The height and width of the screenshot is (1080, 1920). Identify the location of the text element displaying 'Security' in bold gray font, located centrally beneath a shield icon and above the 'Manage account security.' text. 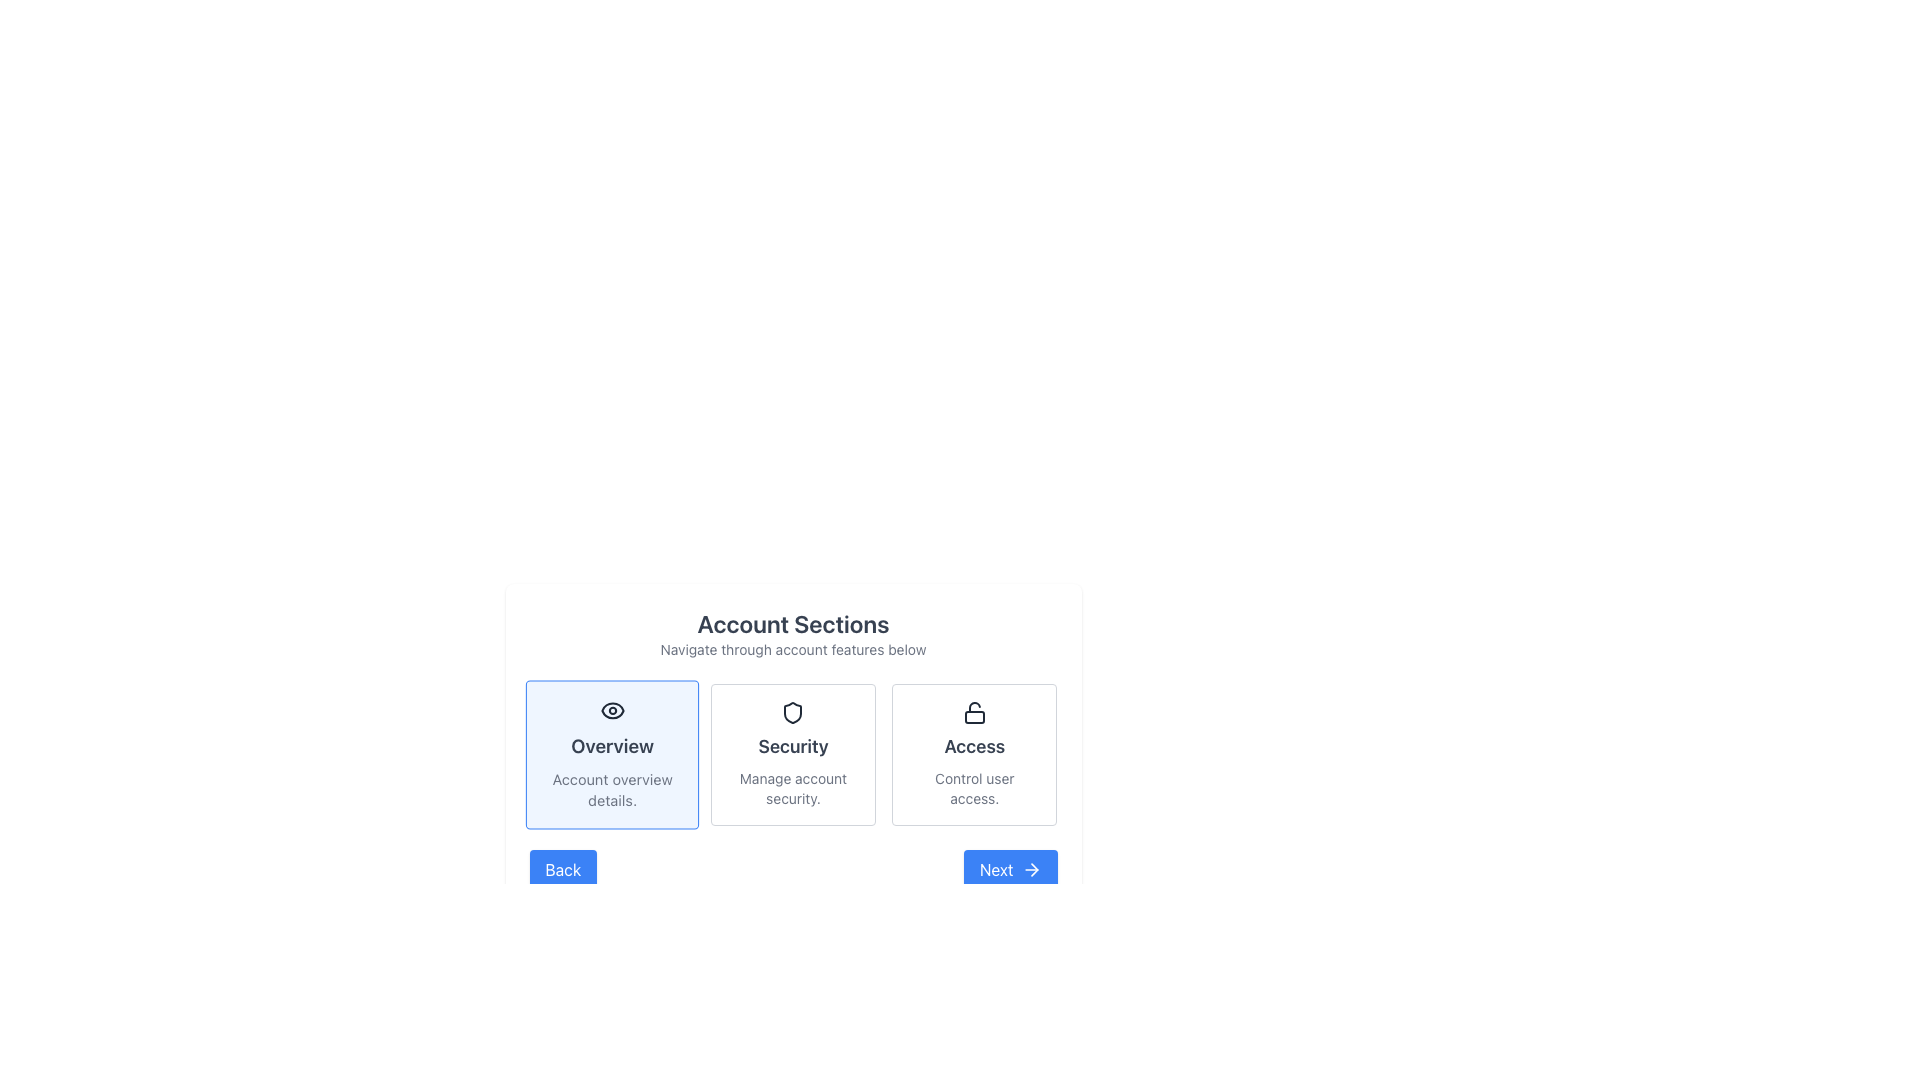
(792, 747).